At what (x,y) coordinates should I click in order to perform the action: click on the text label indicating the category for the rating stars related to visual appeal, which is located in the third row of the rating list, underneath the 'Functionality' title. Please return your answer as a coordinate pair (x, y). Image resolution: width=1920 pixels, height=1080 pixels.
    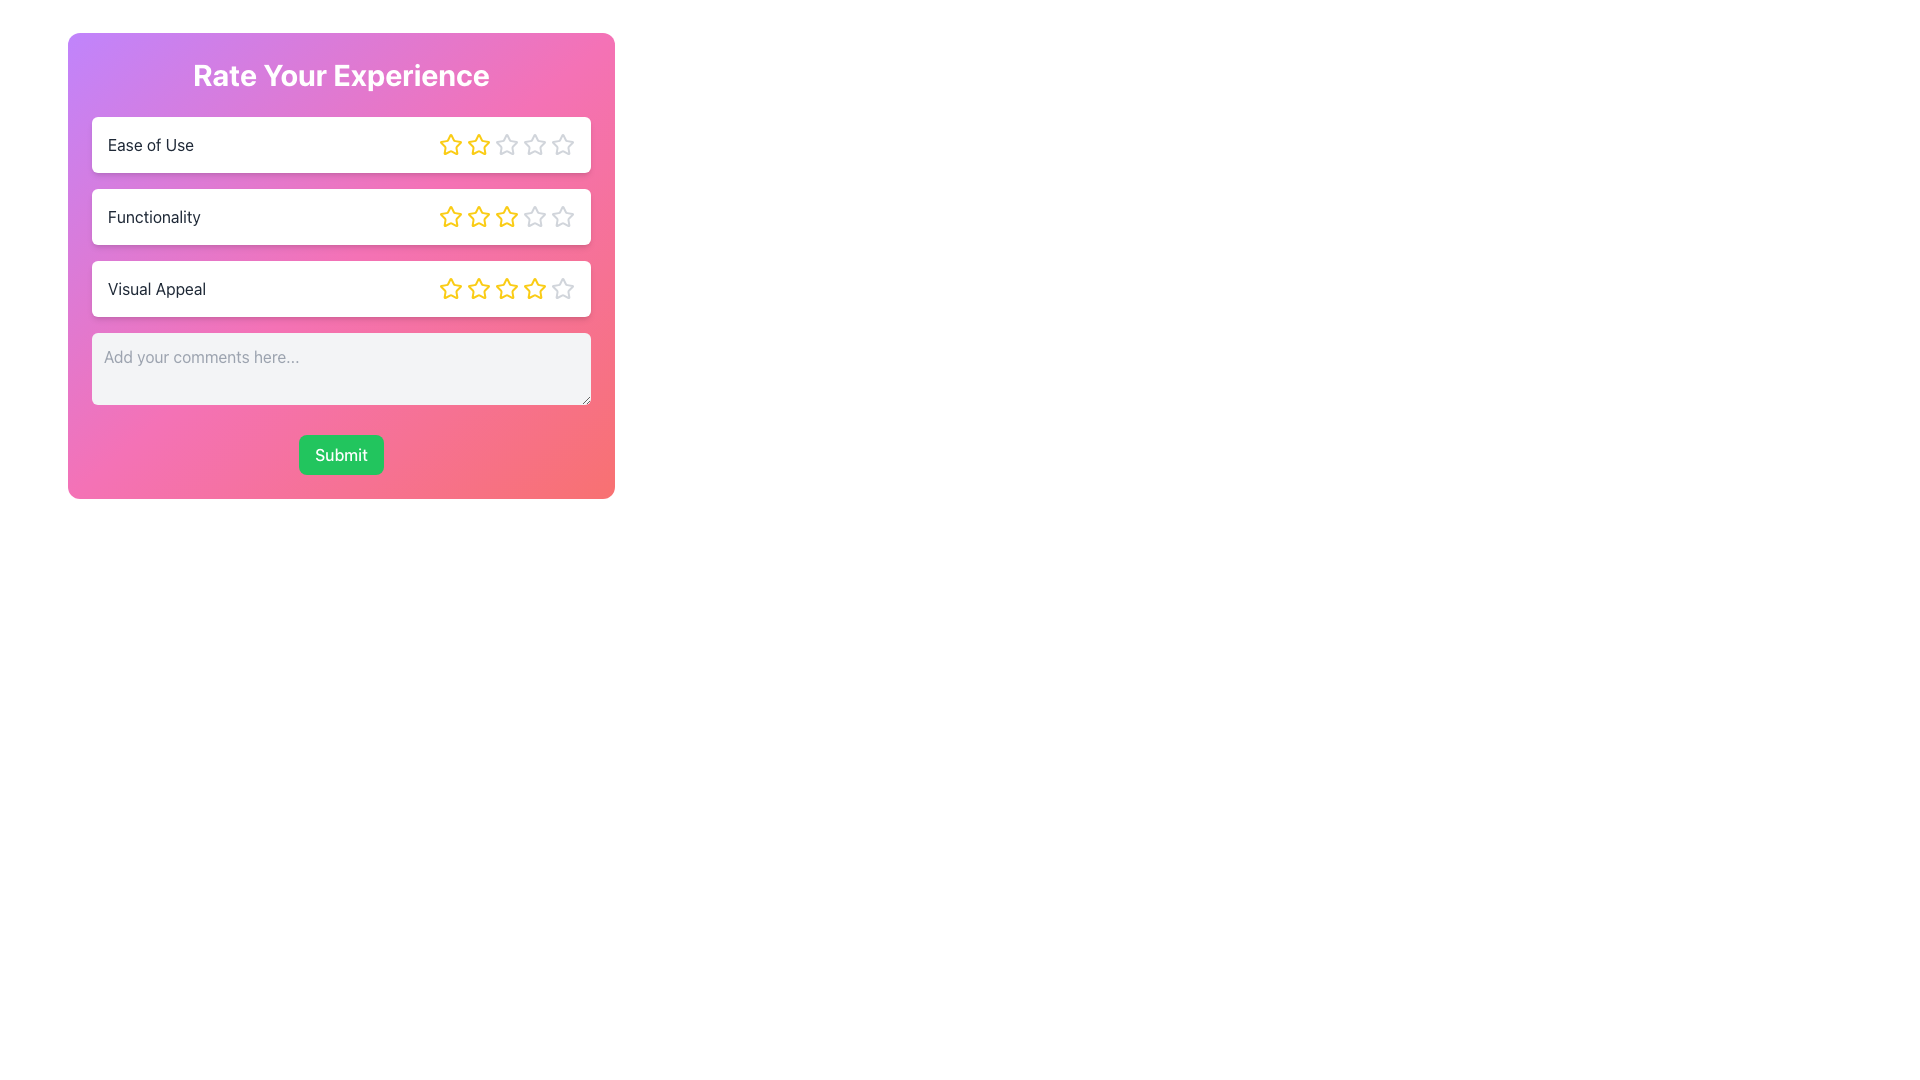
    Looking at the image, I should click on (156, 289).